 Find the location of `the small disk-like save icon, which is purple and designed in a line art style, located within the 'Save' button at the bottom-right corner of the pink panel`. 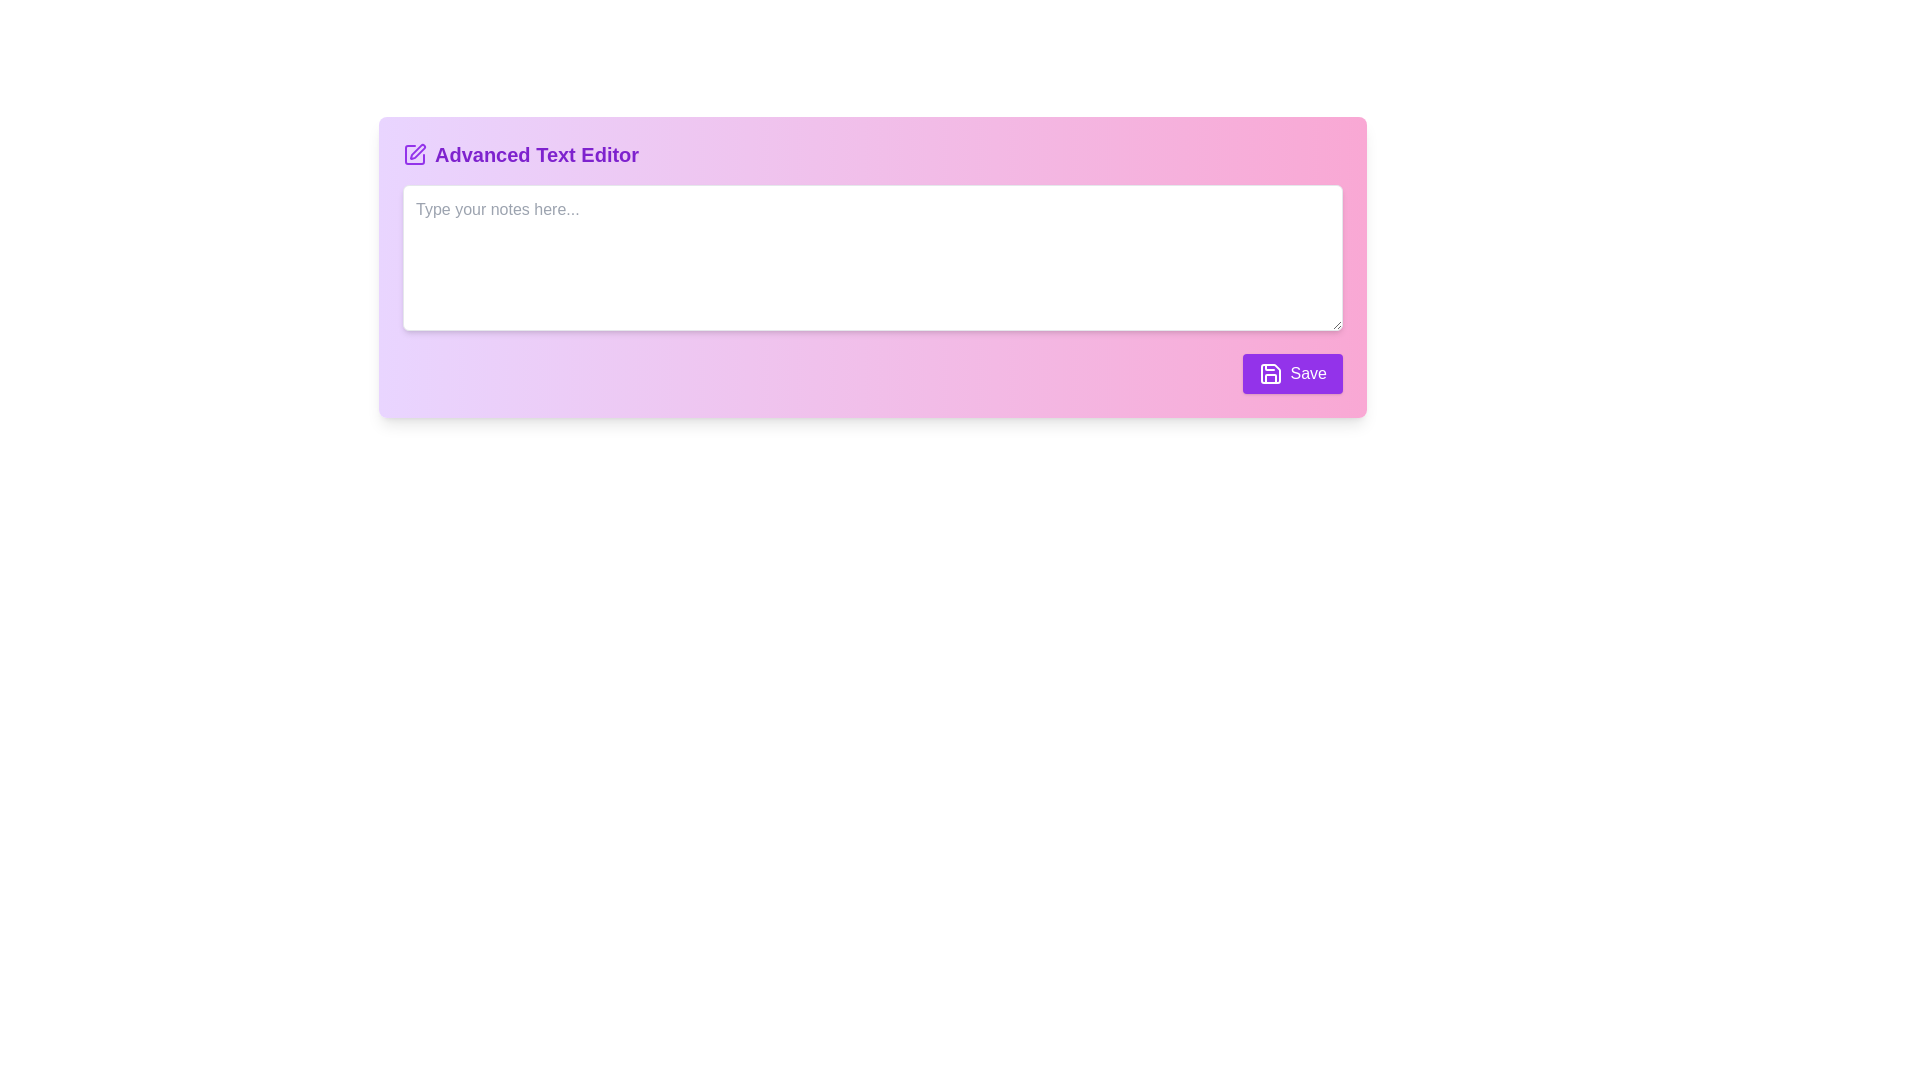

the small disk-like save icon, which is purple and designed in a line art style, located within the 'Save' button at the bottom-right corner of the pink panel is located at coordinates (1269, 374).